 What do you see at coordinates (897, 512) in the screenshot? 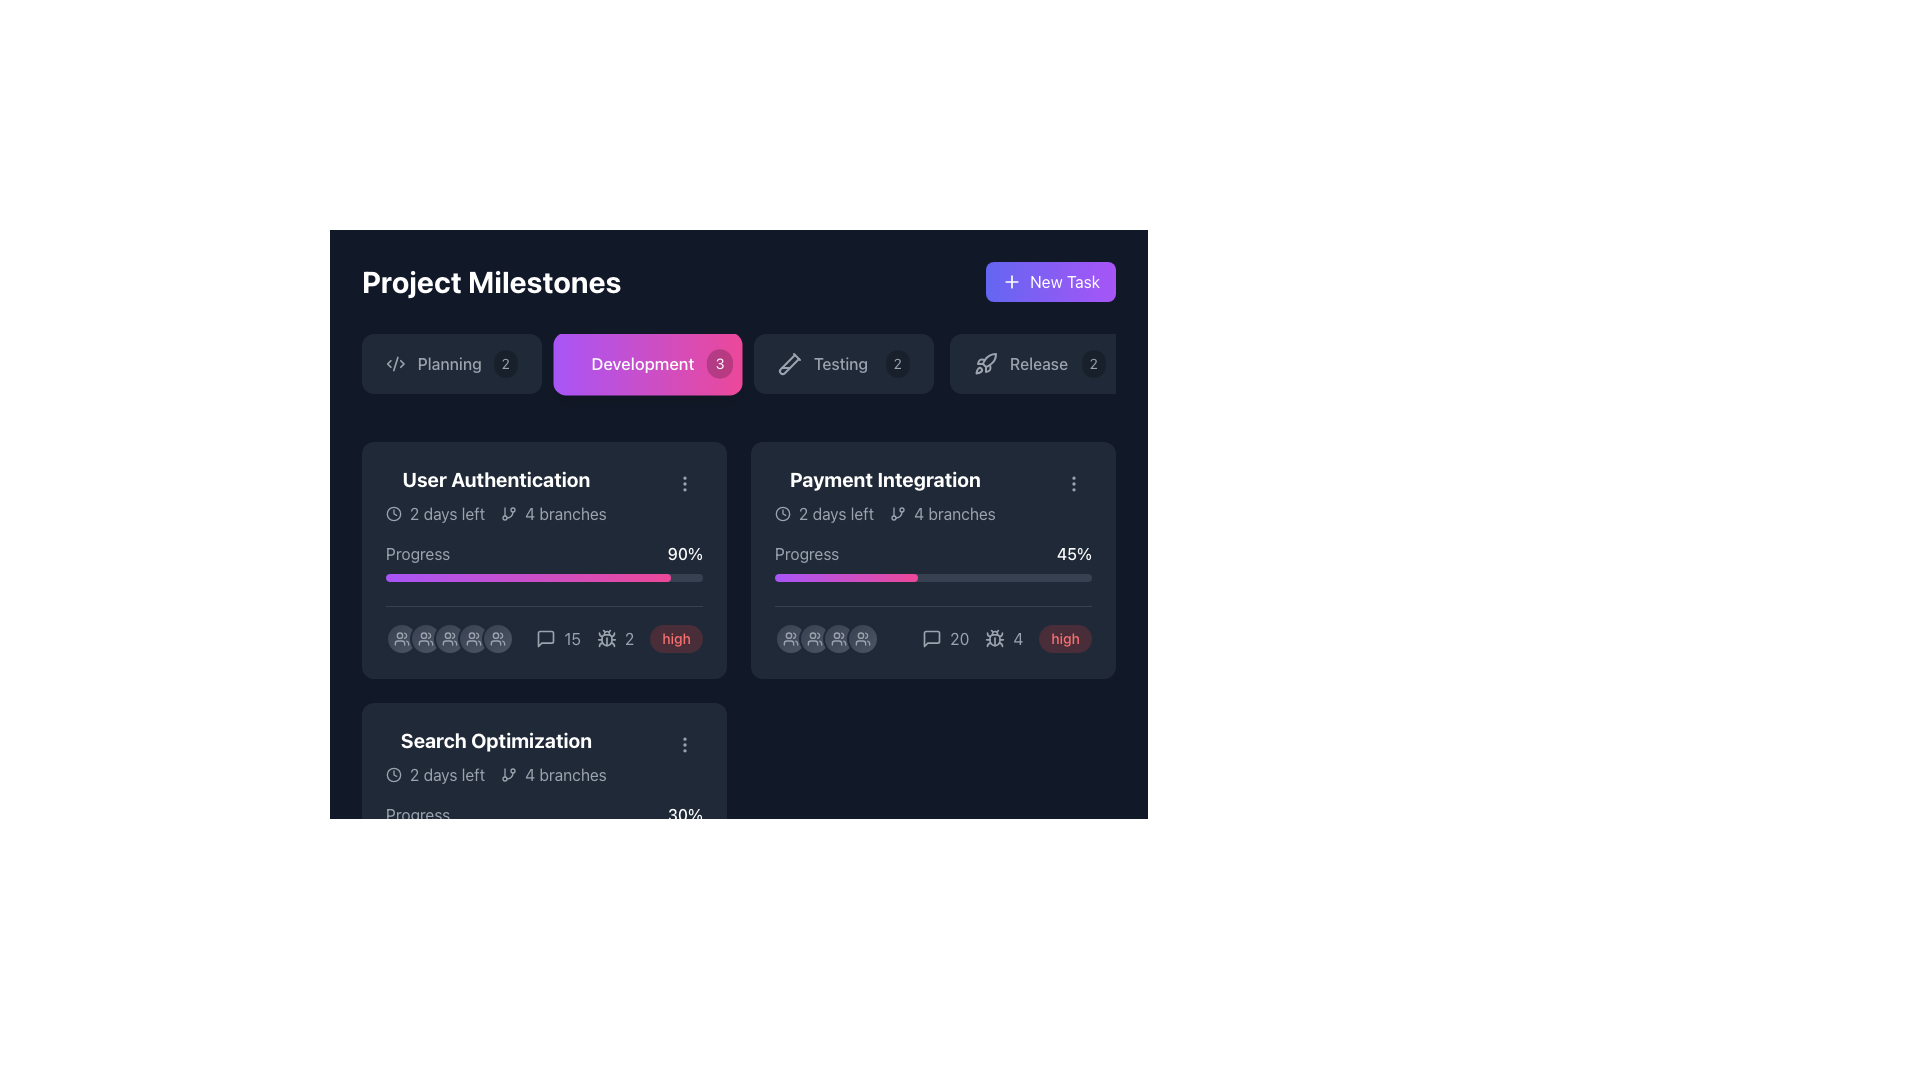
I see `the small branch structure icon located to the left of the text '4 branches.'` at bounding box center [897, 512].